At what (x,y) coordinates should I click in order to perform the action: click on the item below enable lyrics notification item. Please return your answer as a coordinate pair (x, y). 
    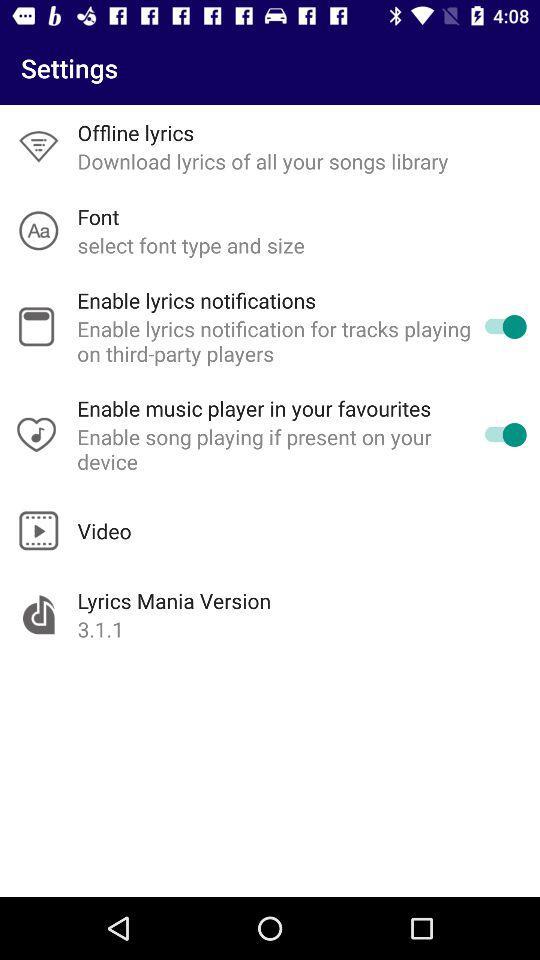
    Looking at the image, I should click on (254, 407).